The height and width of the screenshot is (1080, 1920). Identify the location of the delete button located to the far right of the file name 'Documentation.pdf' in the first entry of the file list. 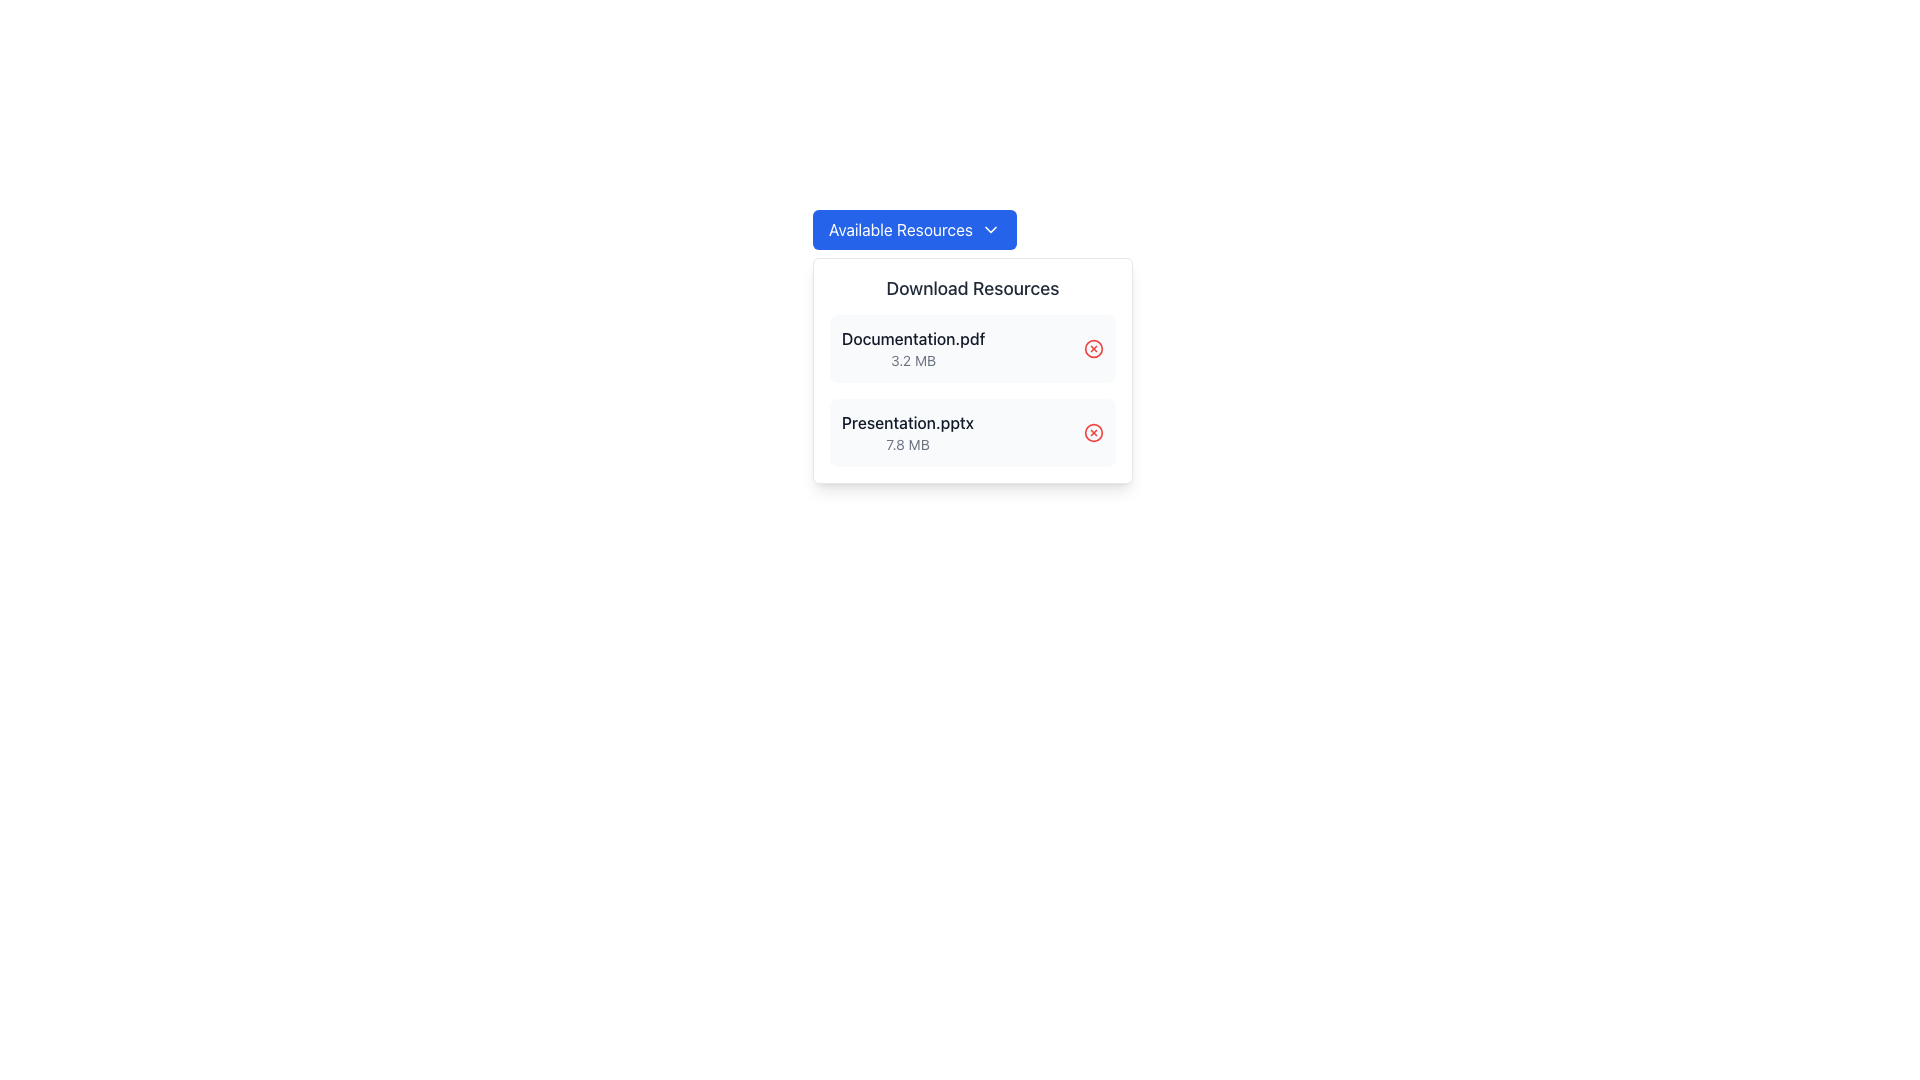
(1093, 347).